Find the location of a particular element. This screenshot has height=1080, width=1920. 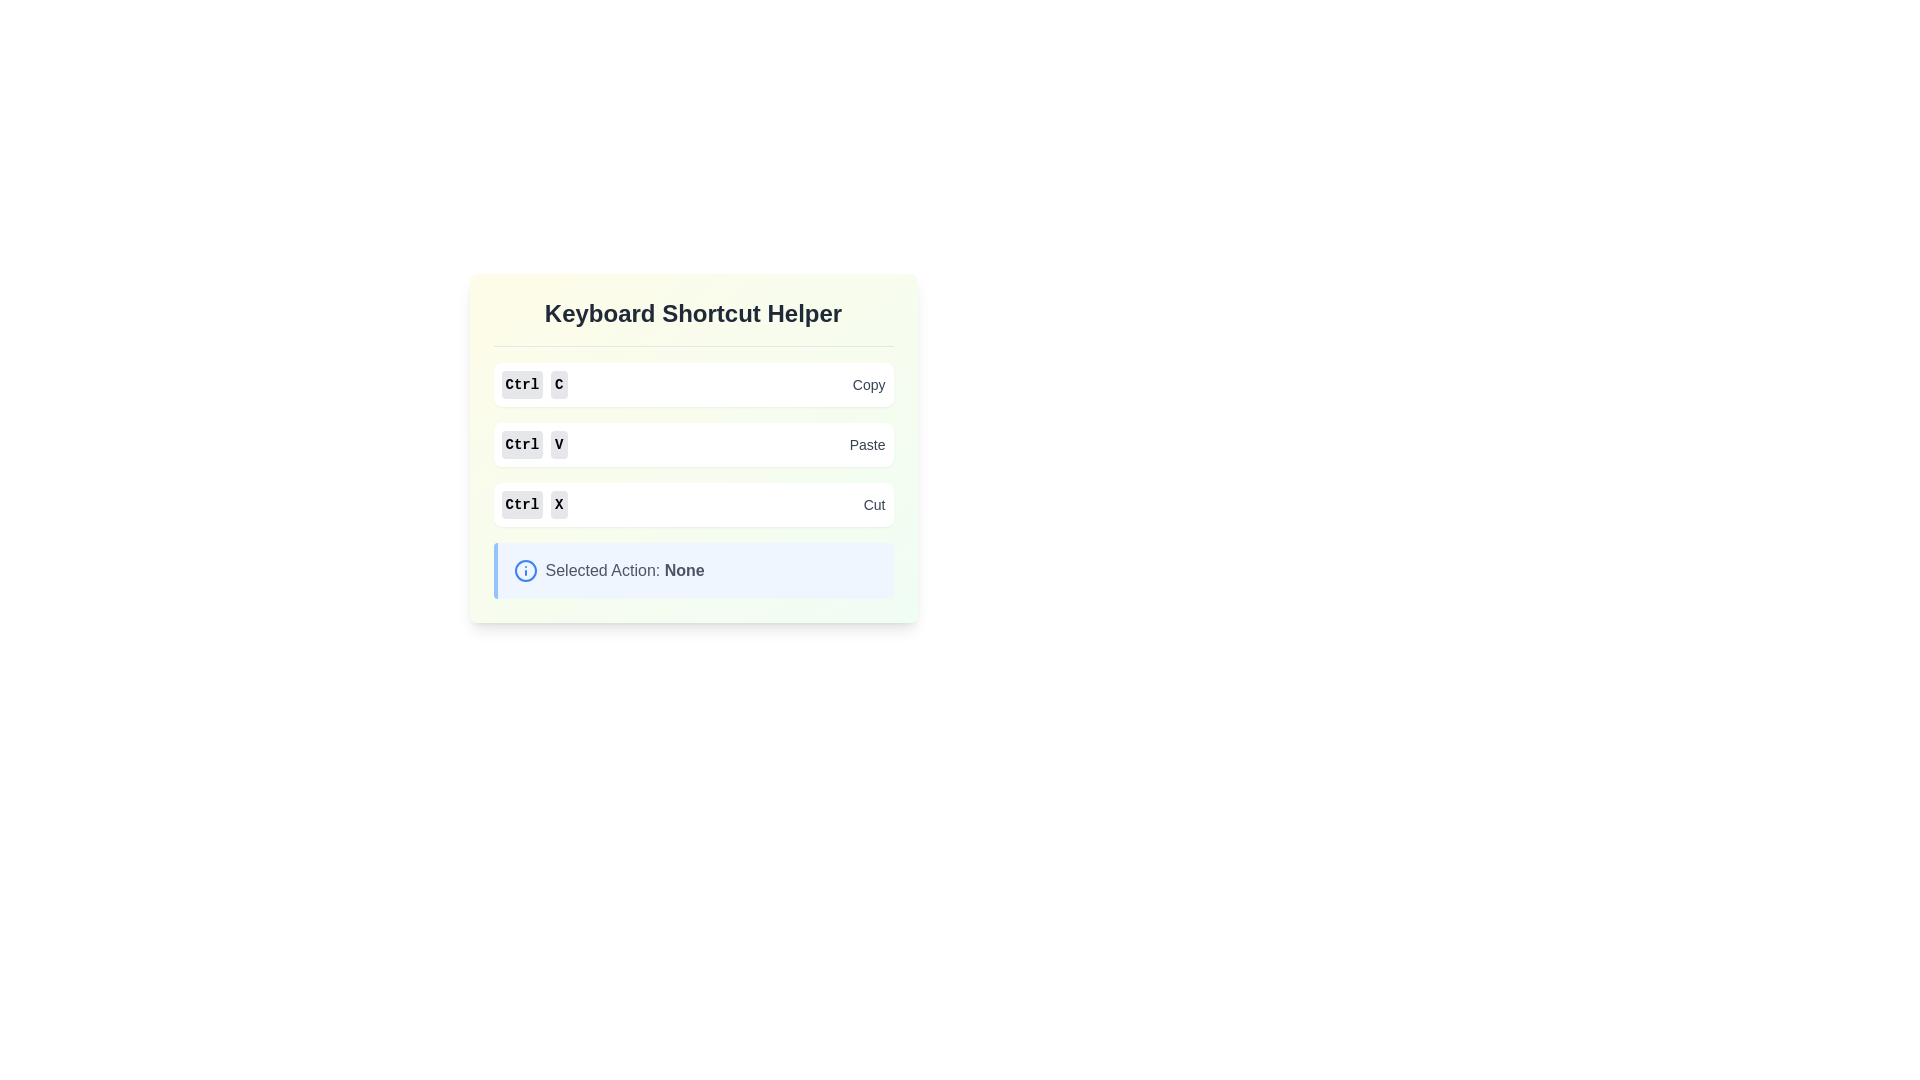

the text label displaying 'Selected Action: None' which is part of the 'Keyboard Shortcut Helper' component, located at the bottom section and accompanied by an info icon is located at coordinates (624, 570).